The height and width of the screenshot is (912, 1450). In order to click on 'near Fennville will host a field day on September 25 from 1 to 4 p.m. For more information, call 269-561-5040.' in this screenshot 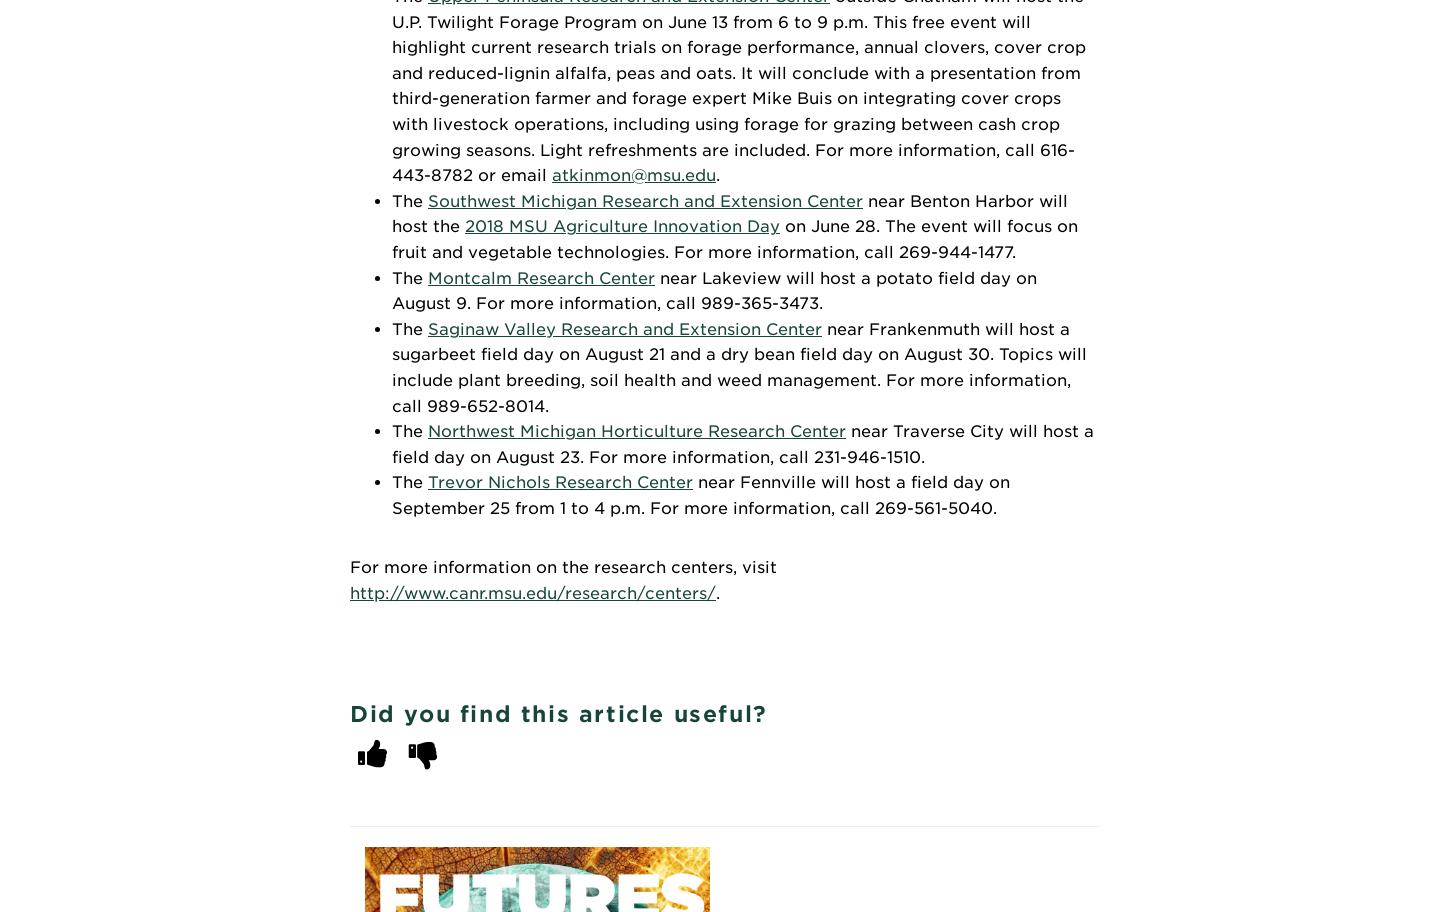, I will do `click(699, 494)`.